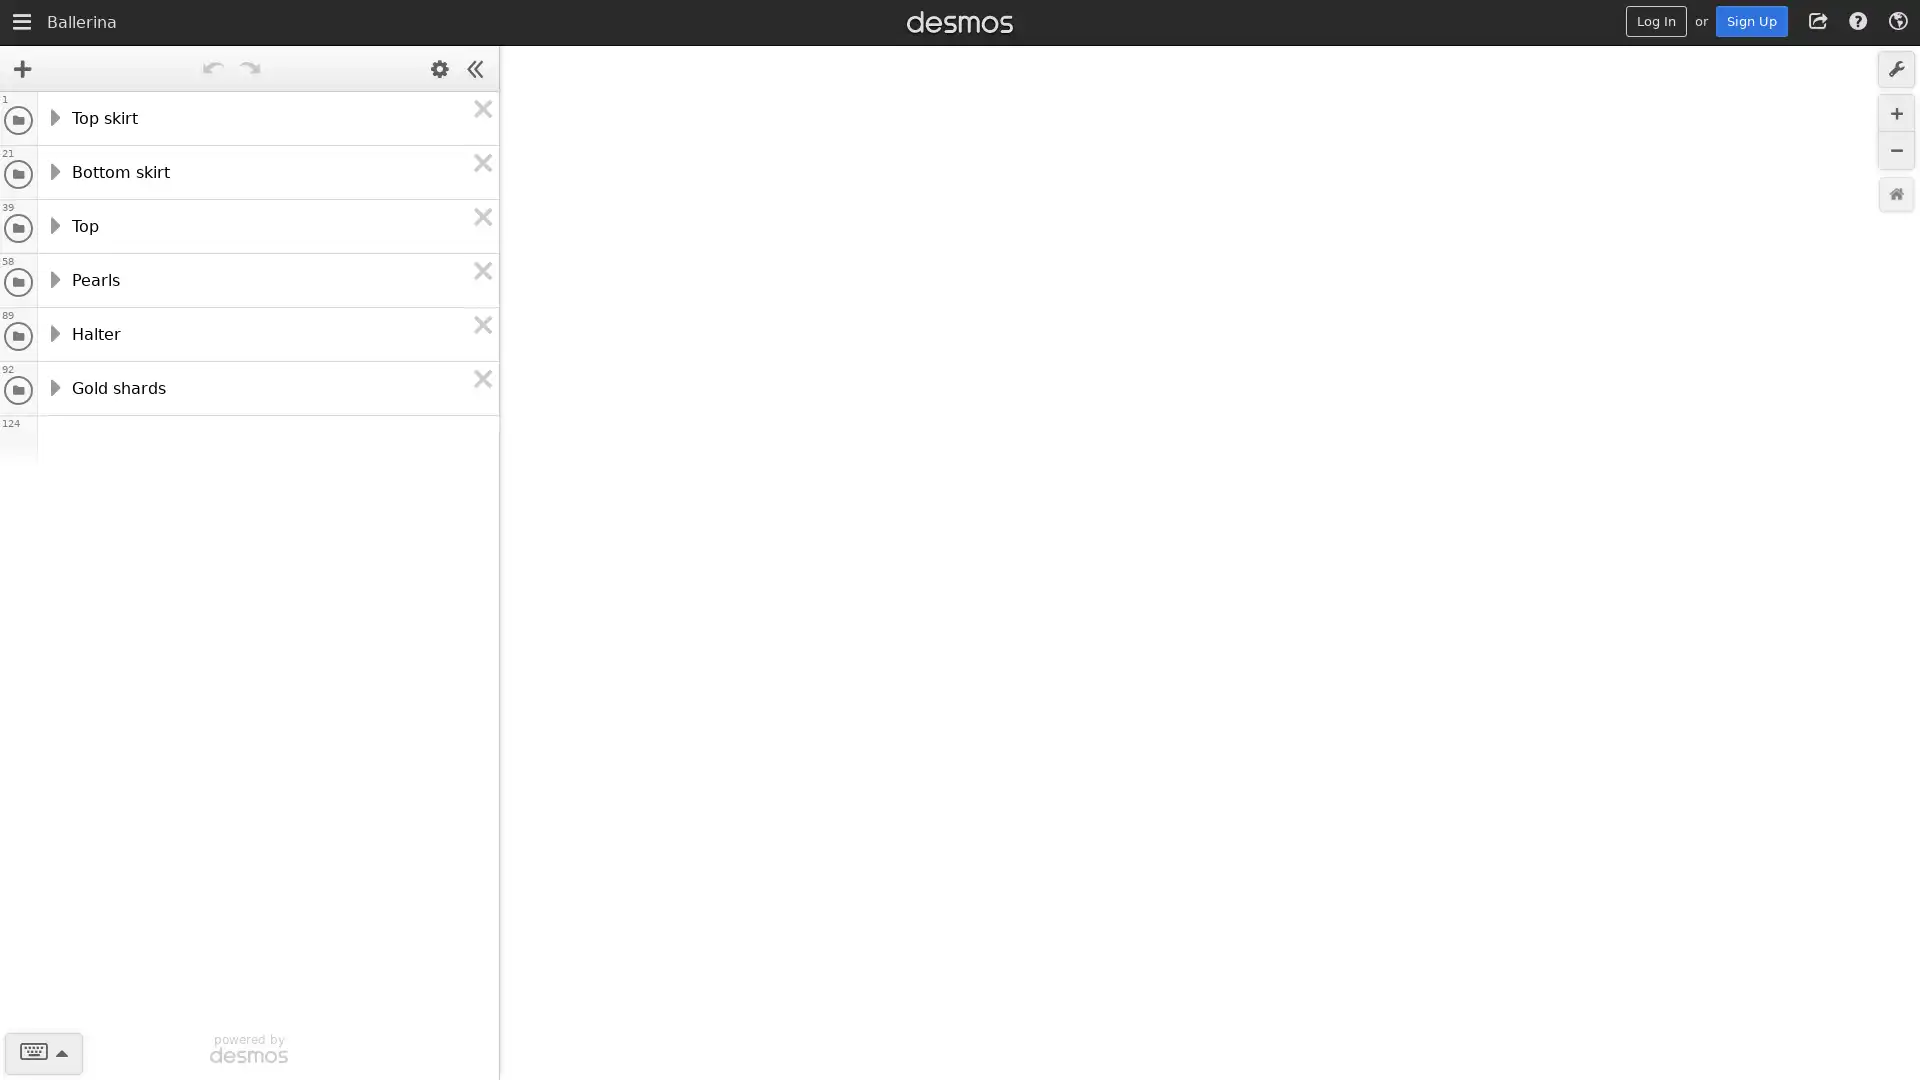  Describe the element at coordinates (53, 330) in the screenshot. I see `Collapse Folder` at that location.